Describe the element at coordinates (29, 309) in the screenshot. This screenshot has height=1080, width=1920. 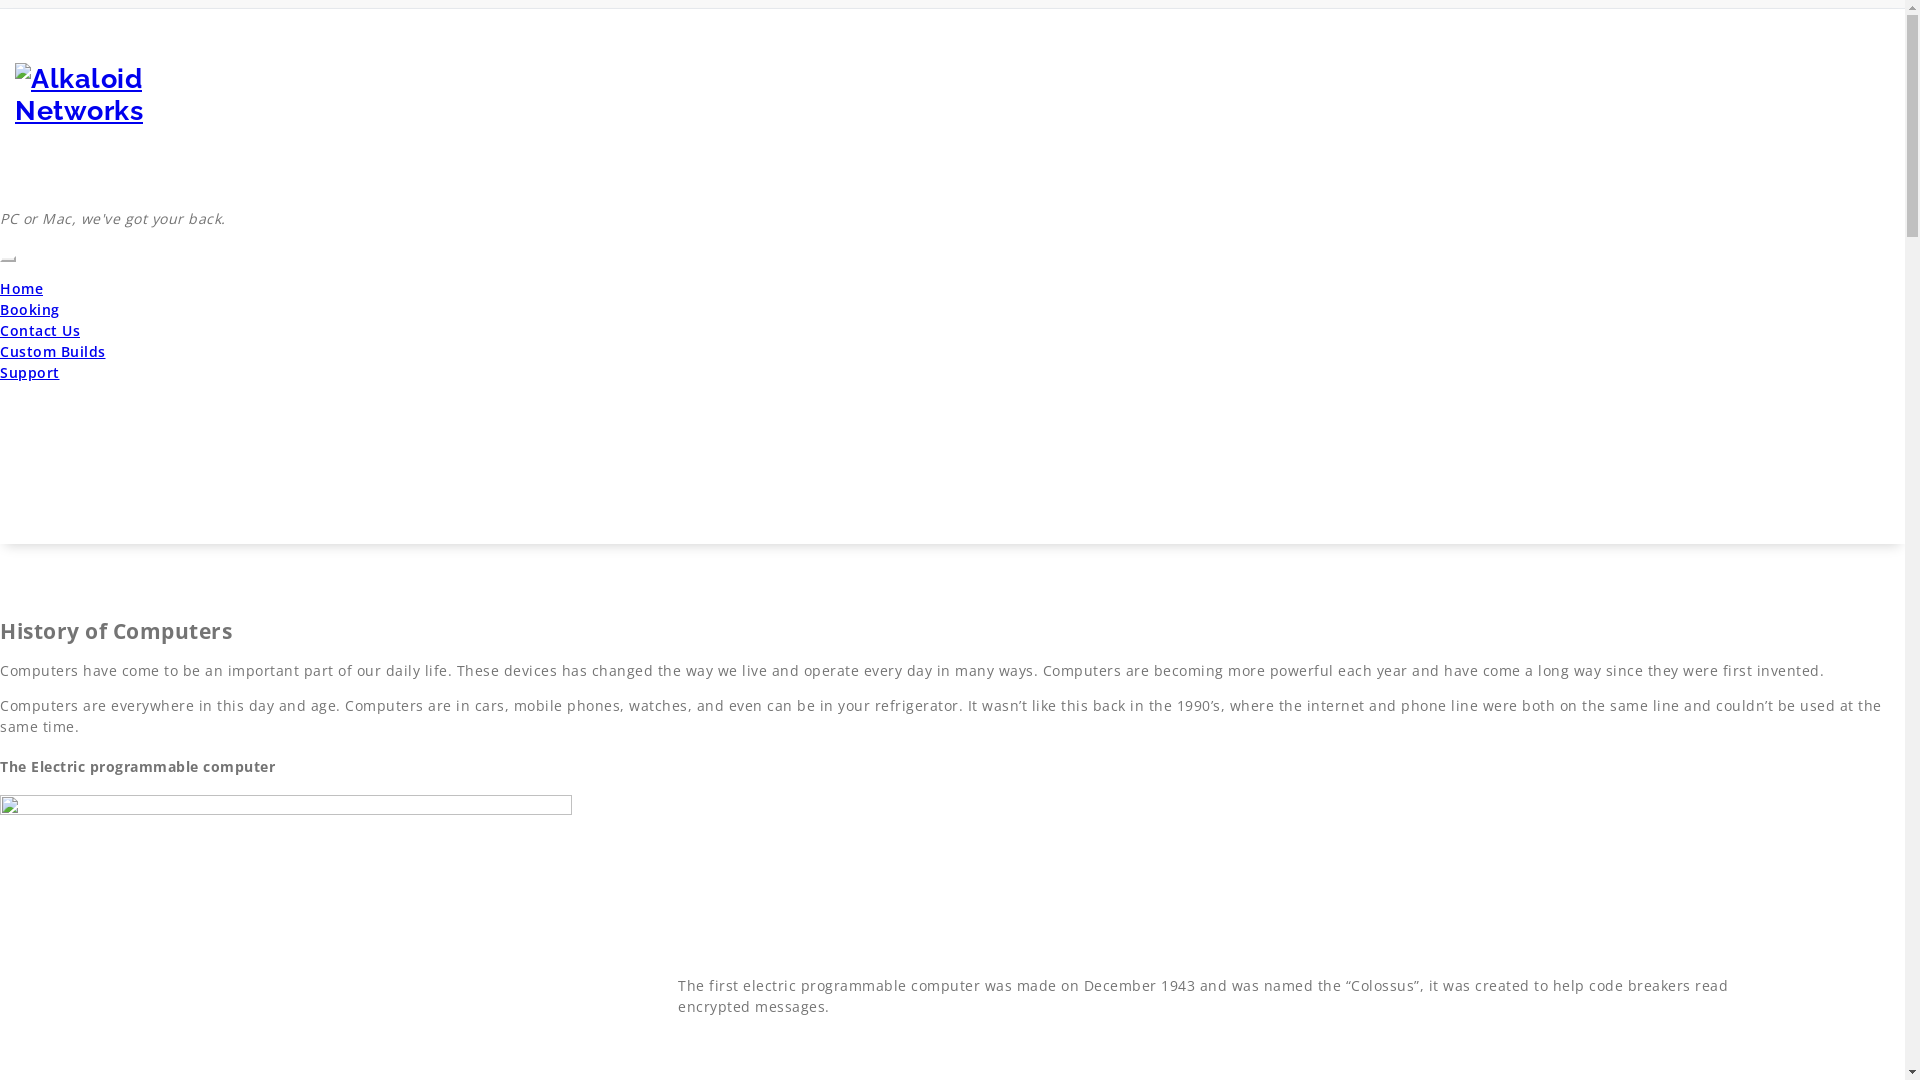
I see `'Booking'` at that location.